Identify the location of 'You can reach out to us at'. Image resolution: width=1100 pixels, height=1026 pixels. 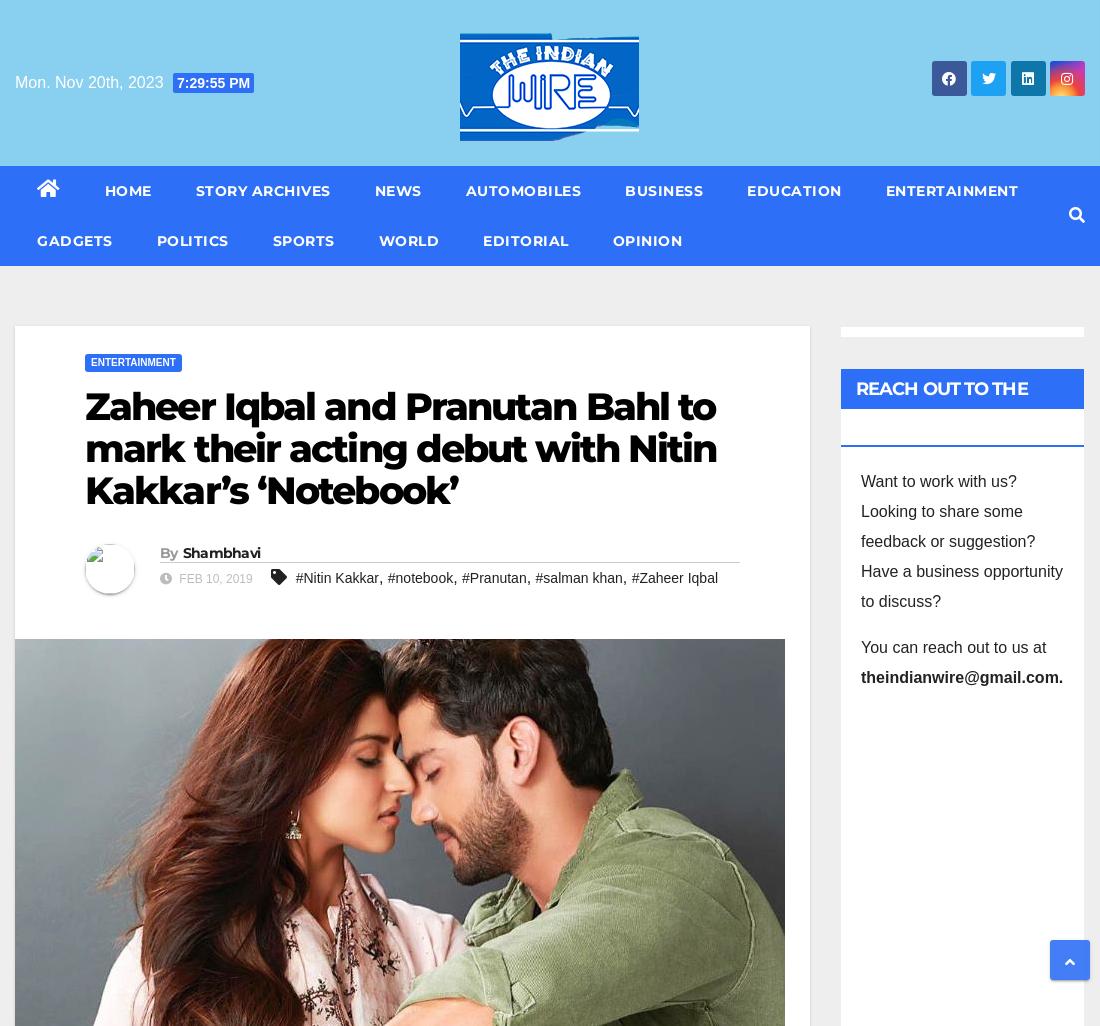
(953, 647).